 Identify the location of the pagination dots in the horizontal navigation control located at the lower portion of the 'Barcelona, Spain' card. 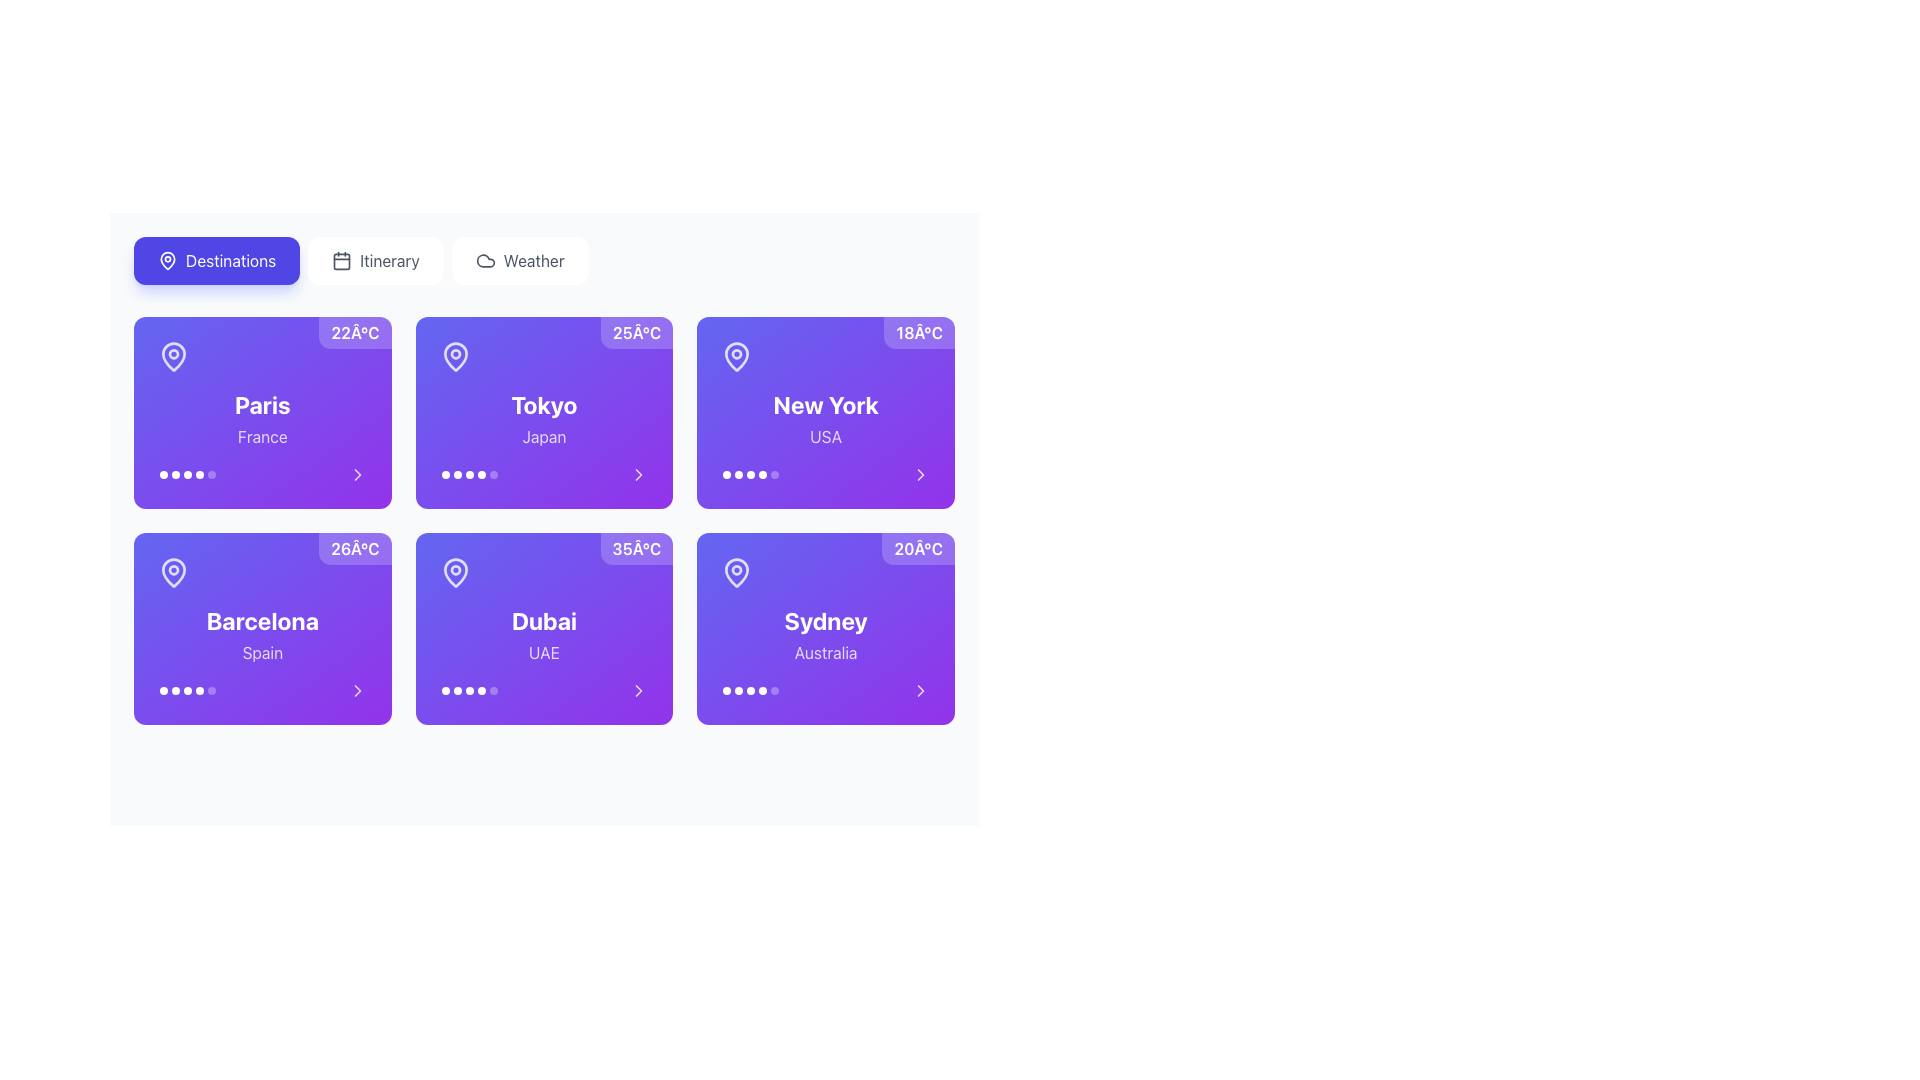
(261, 689).